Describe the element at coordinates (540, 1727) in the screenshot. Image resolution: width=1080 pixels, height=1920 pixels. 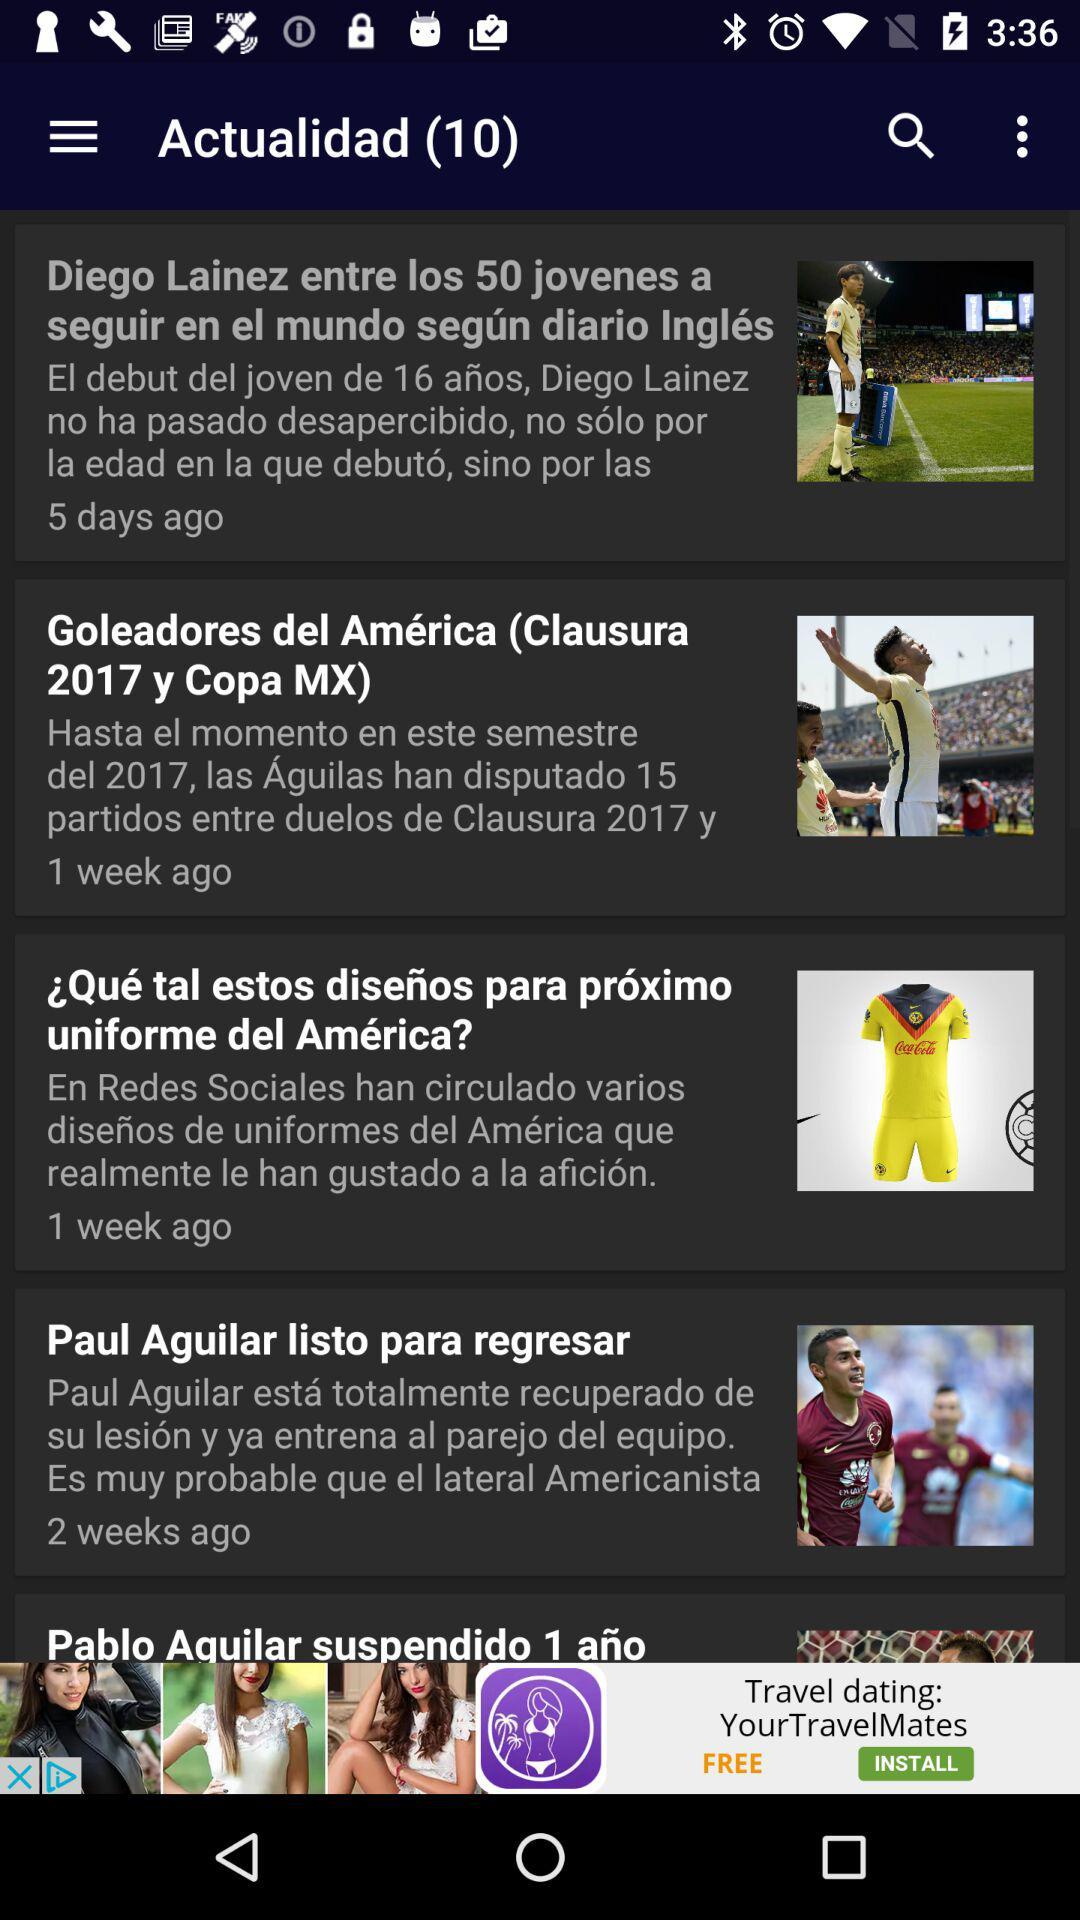
I see `install the particular app` at that location.